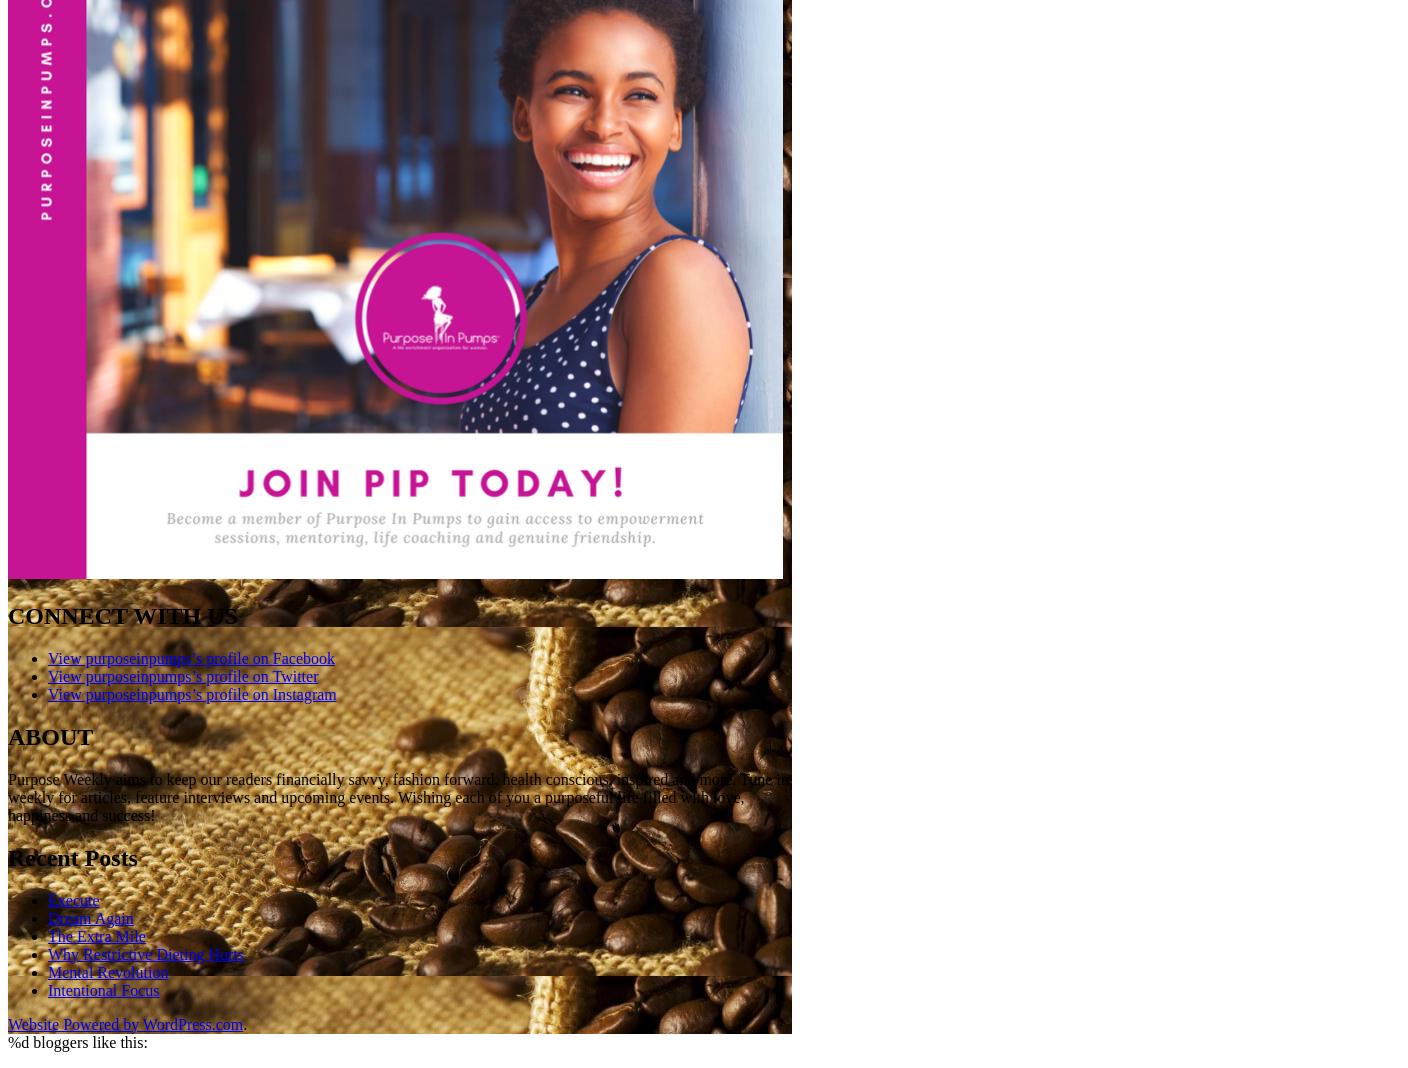 The image size is (1408, 1068). What do you see at coordinates (17, 1041) in the screenshot?
I see `'%d'` at bounding box center [17, 1041].